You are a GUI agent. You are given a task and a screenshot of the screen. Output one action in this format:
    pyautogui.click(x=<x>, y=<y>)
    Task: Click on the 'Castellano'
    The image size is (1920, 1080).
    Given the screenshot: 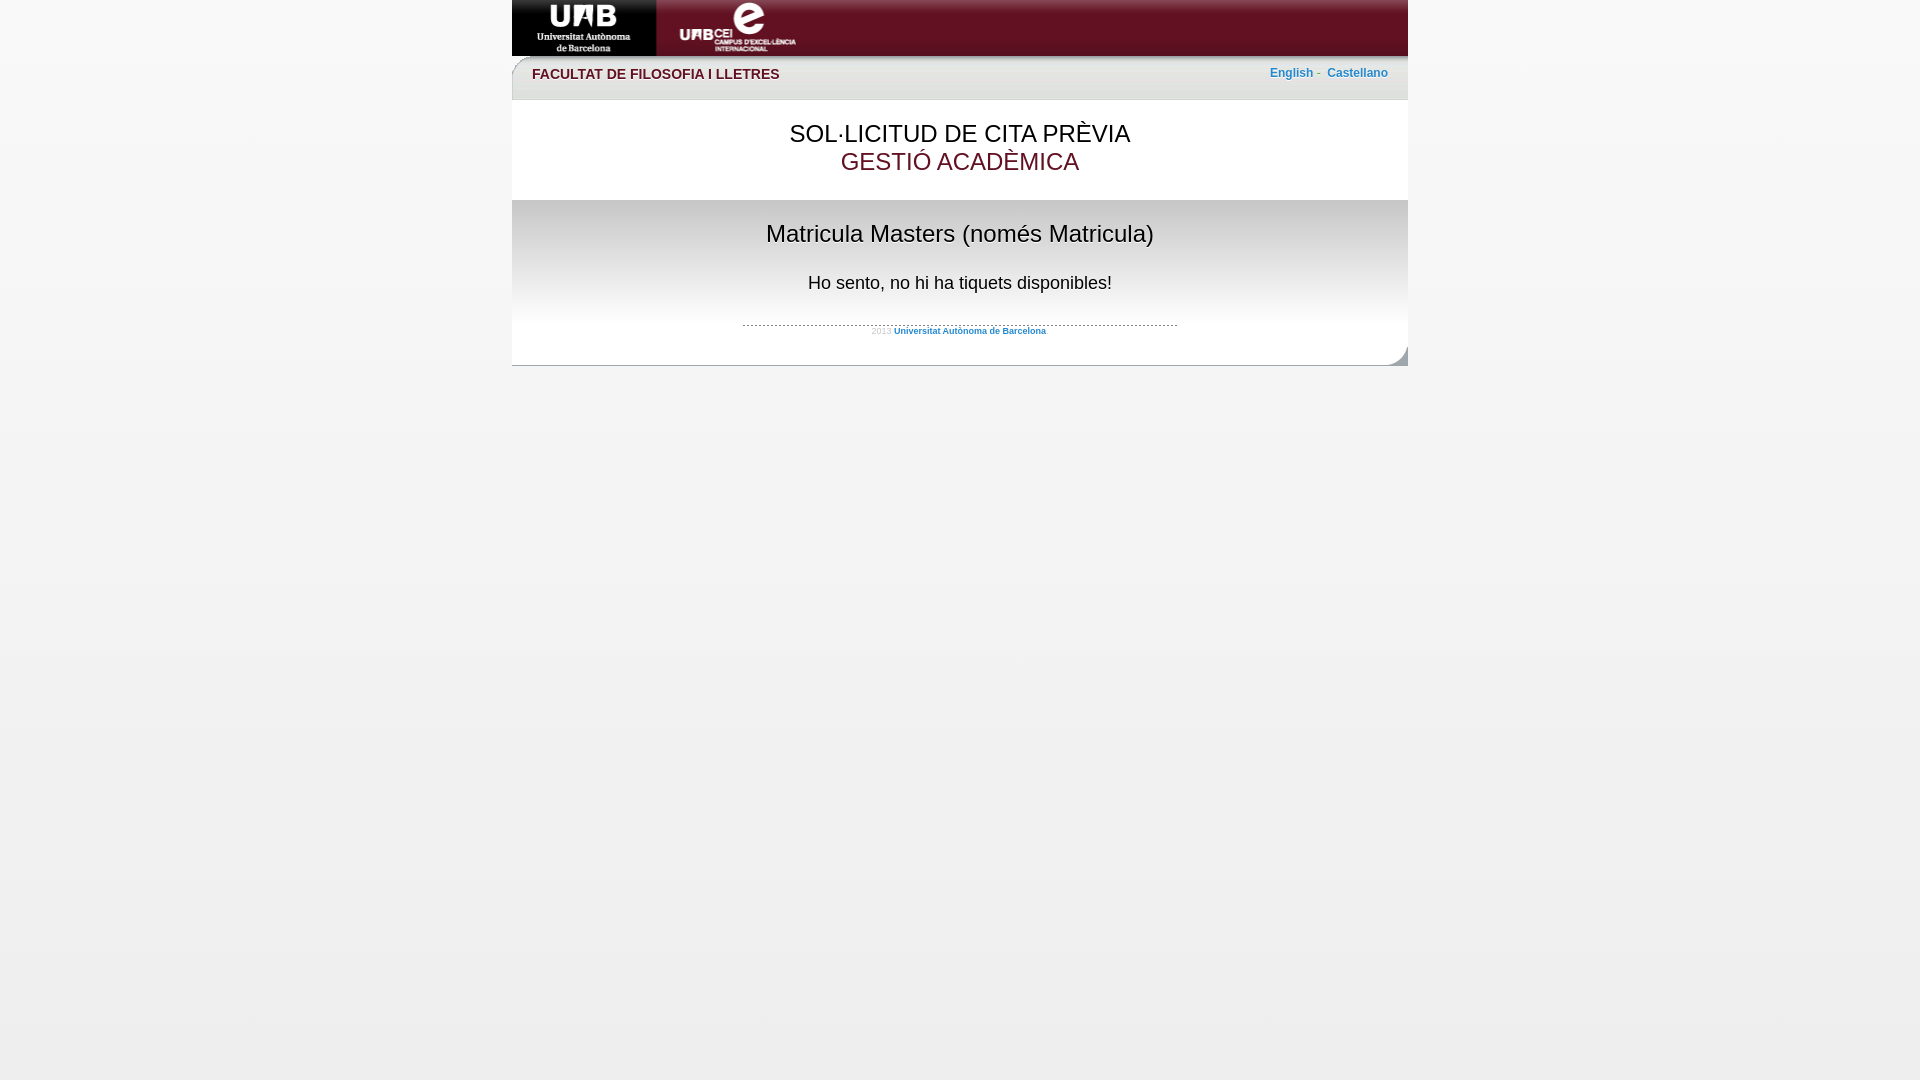 What is the action you would take?
    pyautogui.click(x=1357, y=72)
    